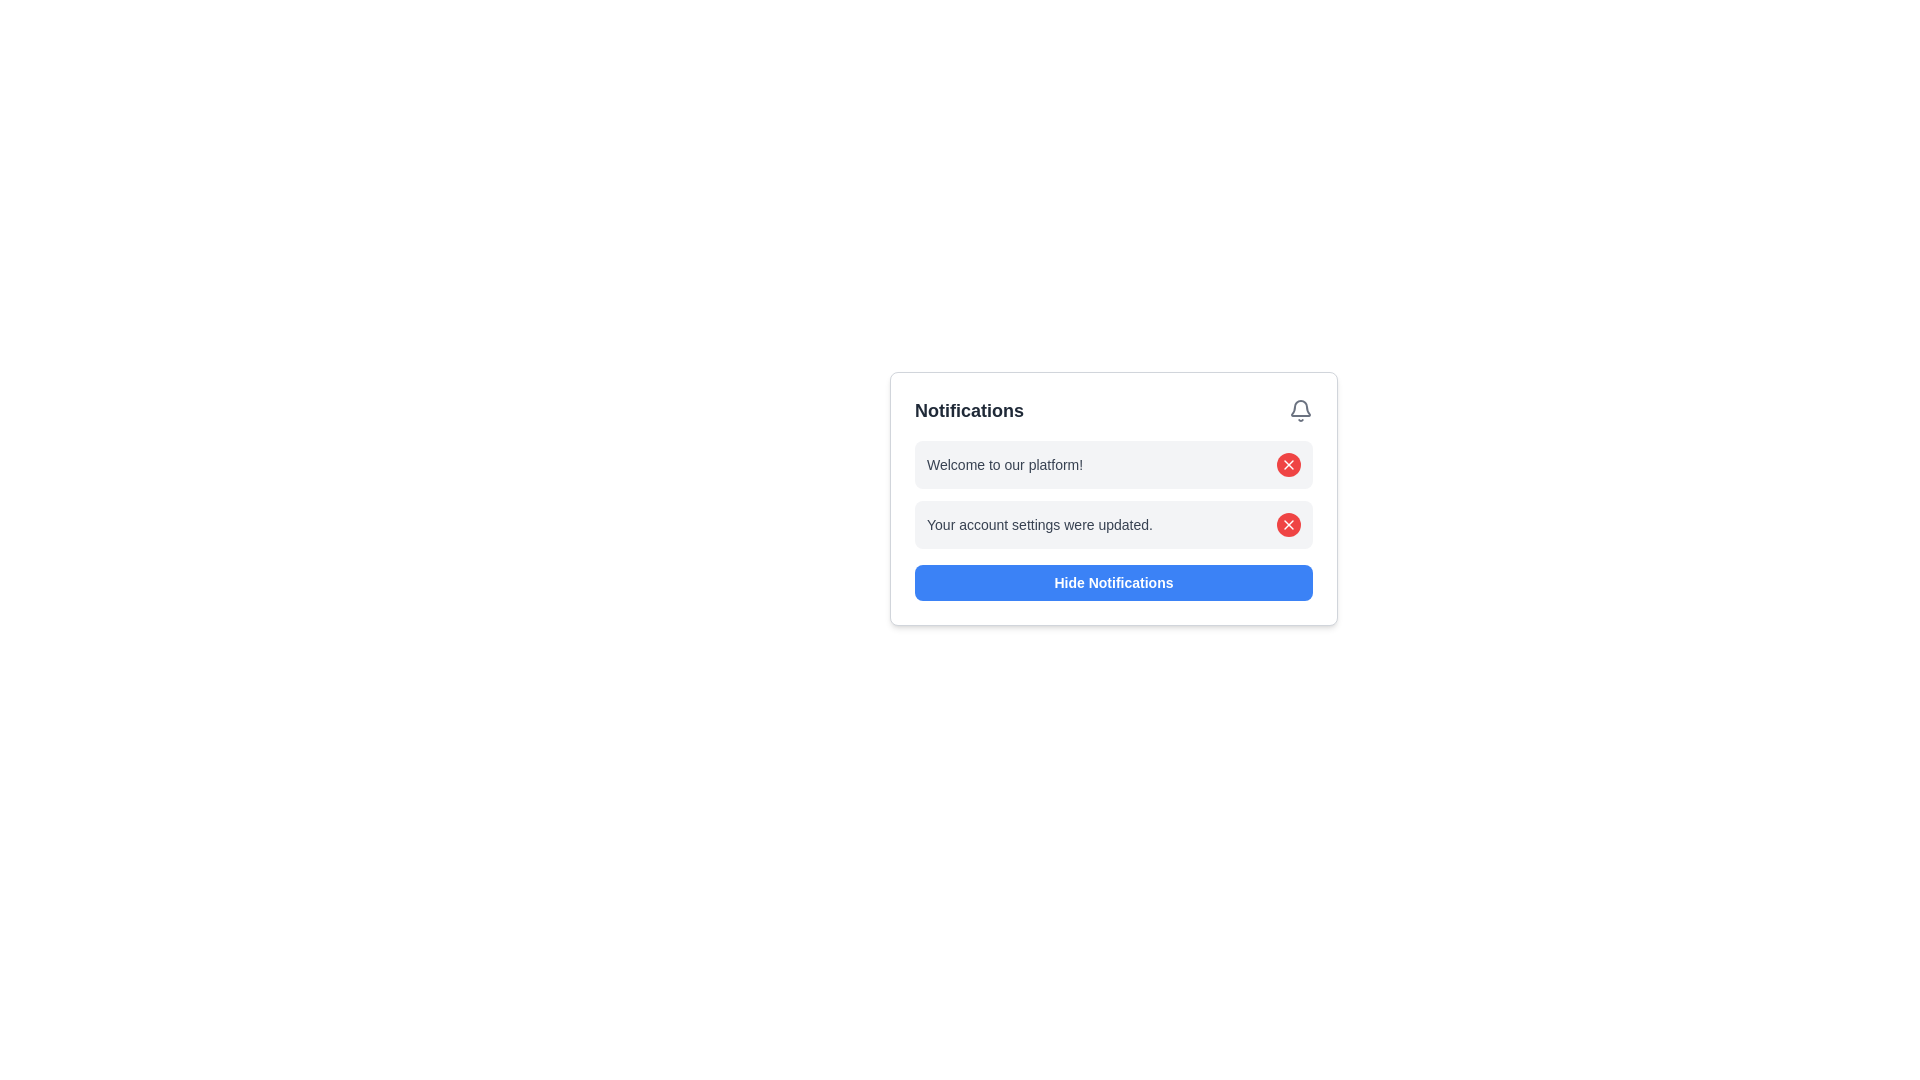  What do you see at coordinates (1289, 465) in the screenshot?
I see `the circular red close button with an 'X' icon in the top-right corner of the notification message for keyboard interaction` at bounding box center [1289, 465].